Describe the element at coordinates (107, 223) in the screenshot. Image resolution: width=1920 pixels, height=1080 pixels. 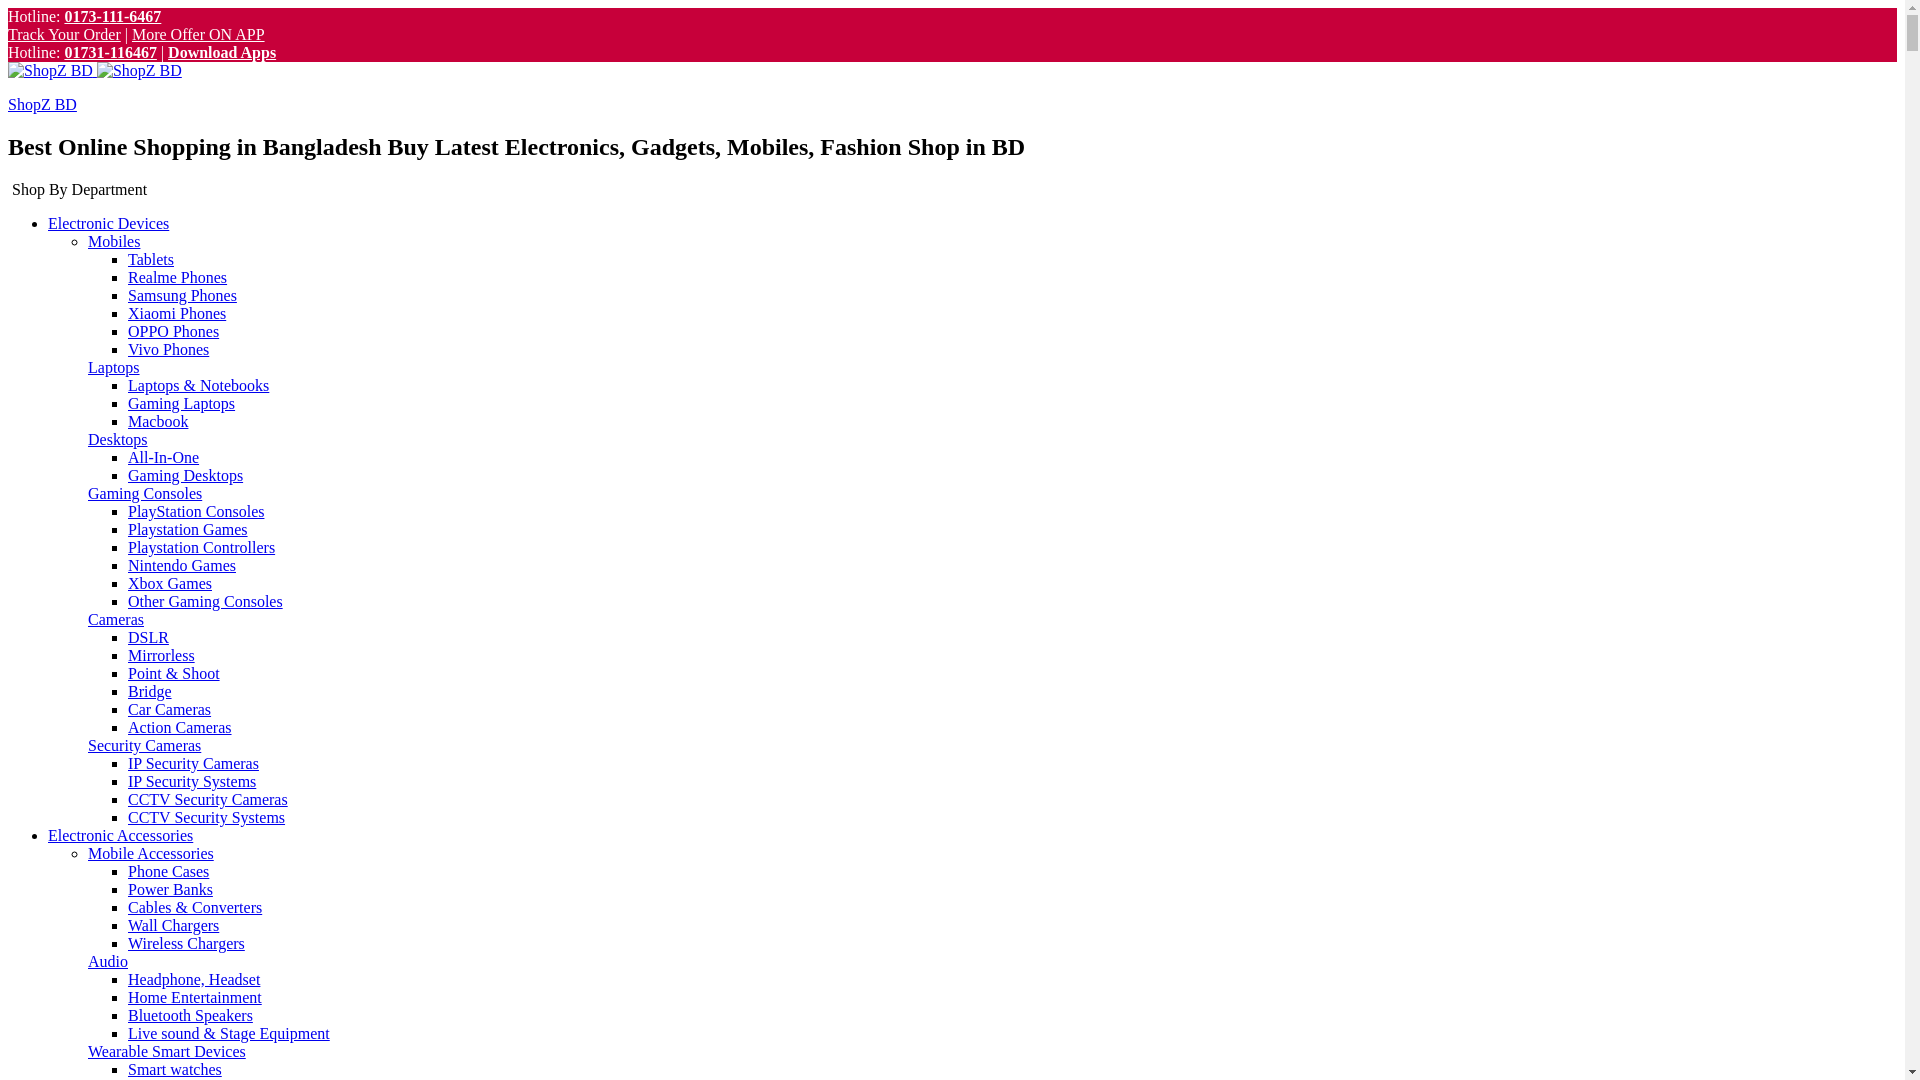
I see `'Electronic Devices'` at that location.